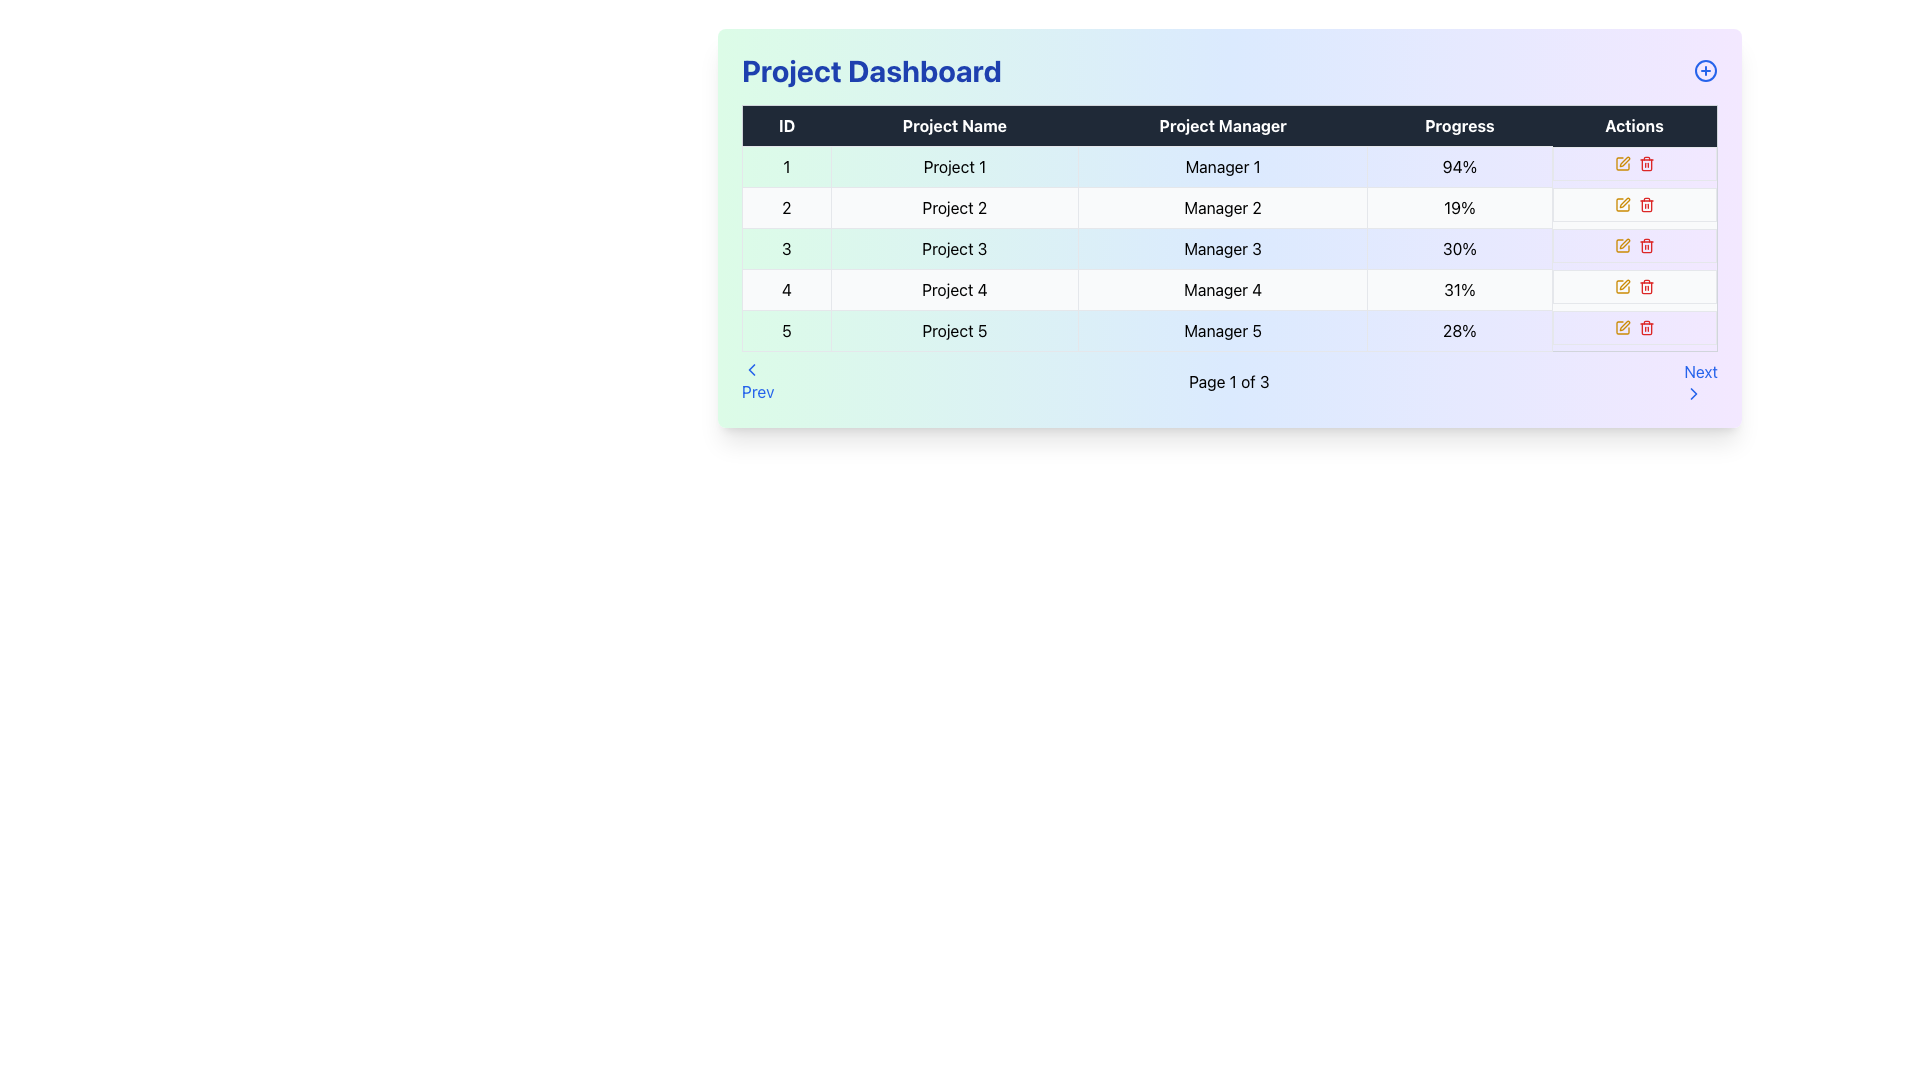  What do you see at coordinates (785, 330) in the screenshot?
I see `the static text element displaying the identifier of the fifth project in the 'Project Dashboard' interface by moving the cursor to its center` at bounding box center [785, 330].